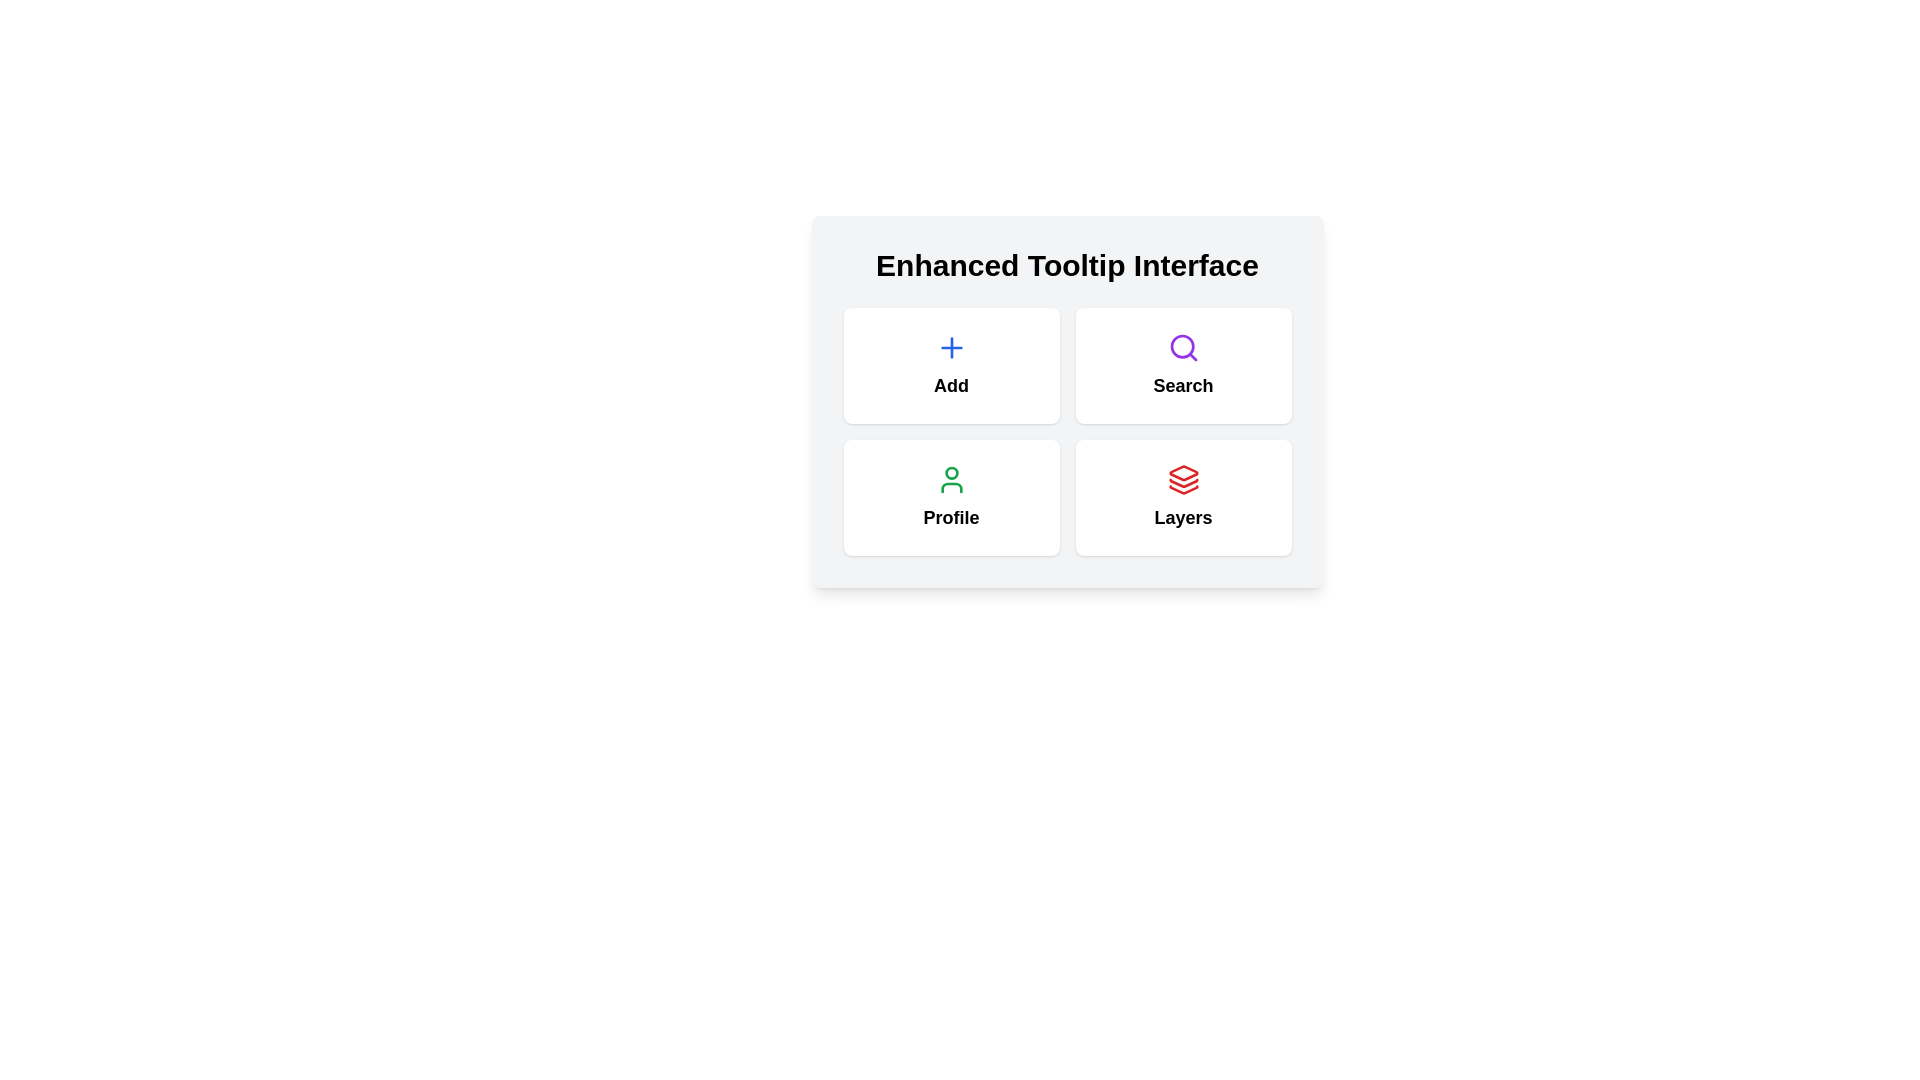  Describe the element at coordinates (950, 479) in the screenshot. I see `the user profile icon located in the lower-left corner of the feature layout grid, above the text 'Profile'` at that location.